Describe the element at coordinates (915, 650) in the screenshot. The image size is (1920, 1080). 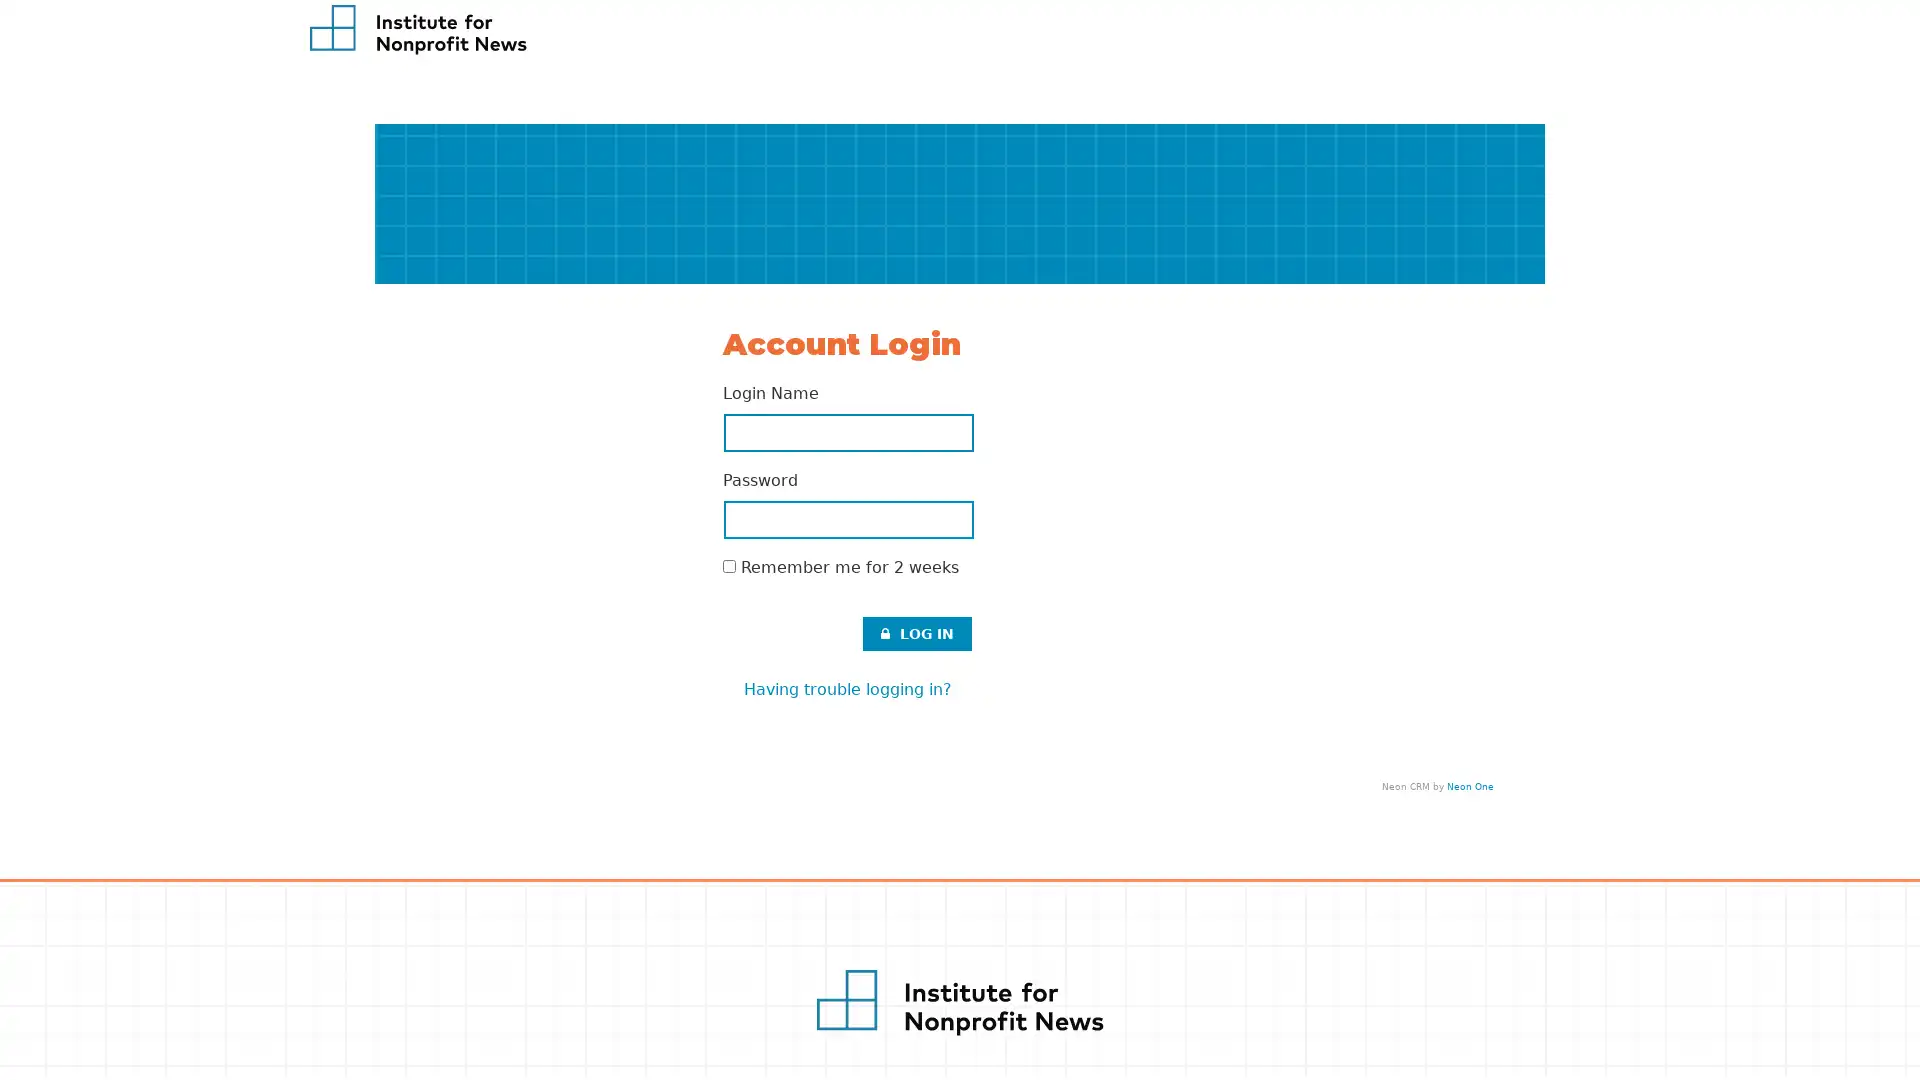
I see `LOG IN .` at that location.